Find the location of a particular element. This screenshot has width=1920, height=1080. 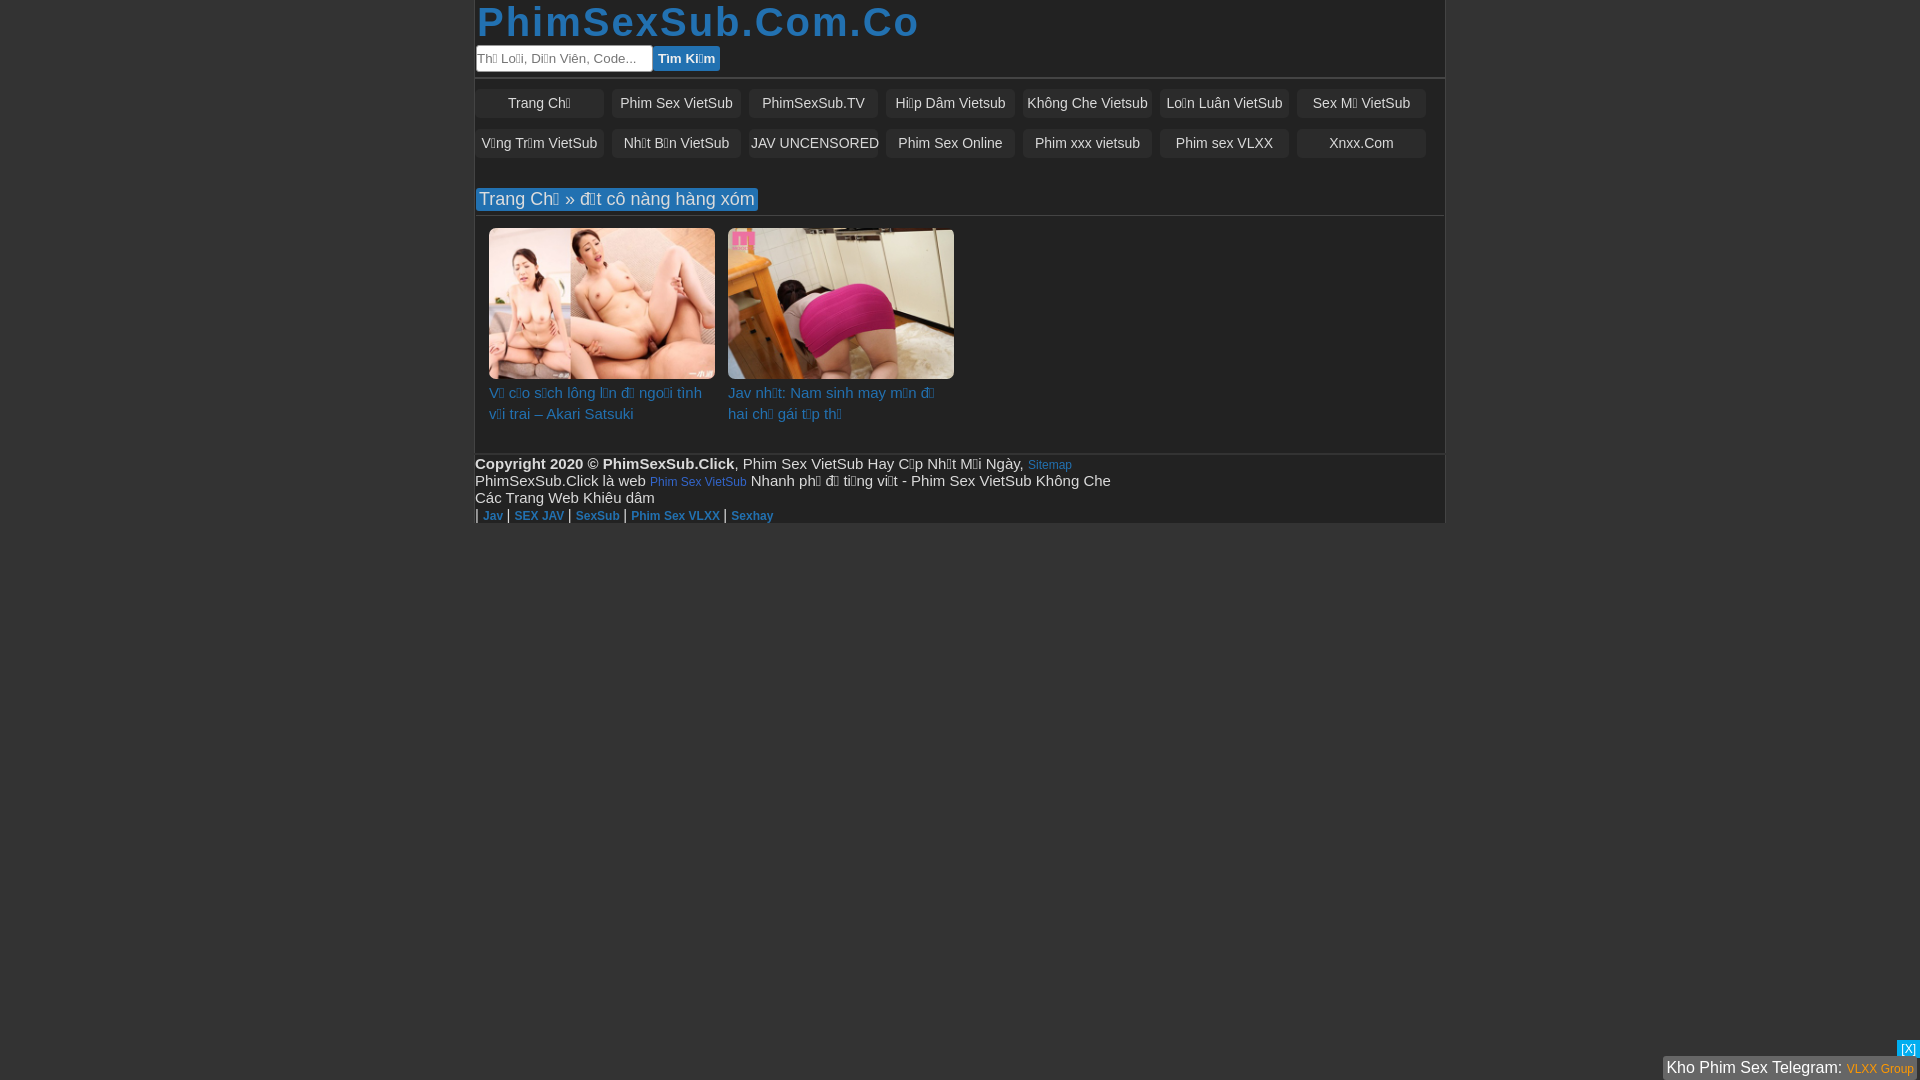

'VLXX Group' is located at coordinates (1879, 1067).